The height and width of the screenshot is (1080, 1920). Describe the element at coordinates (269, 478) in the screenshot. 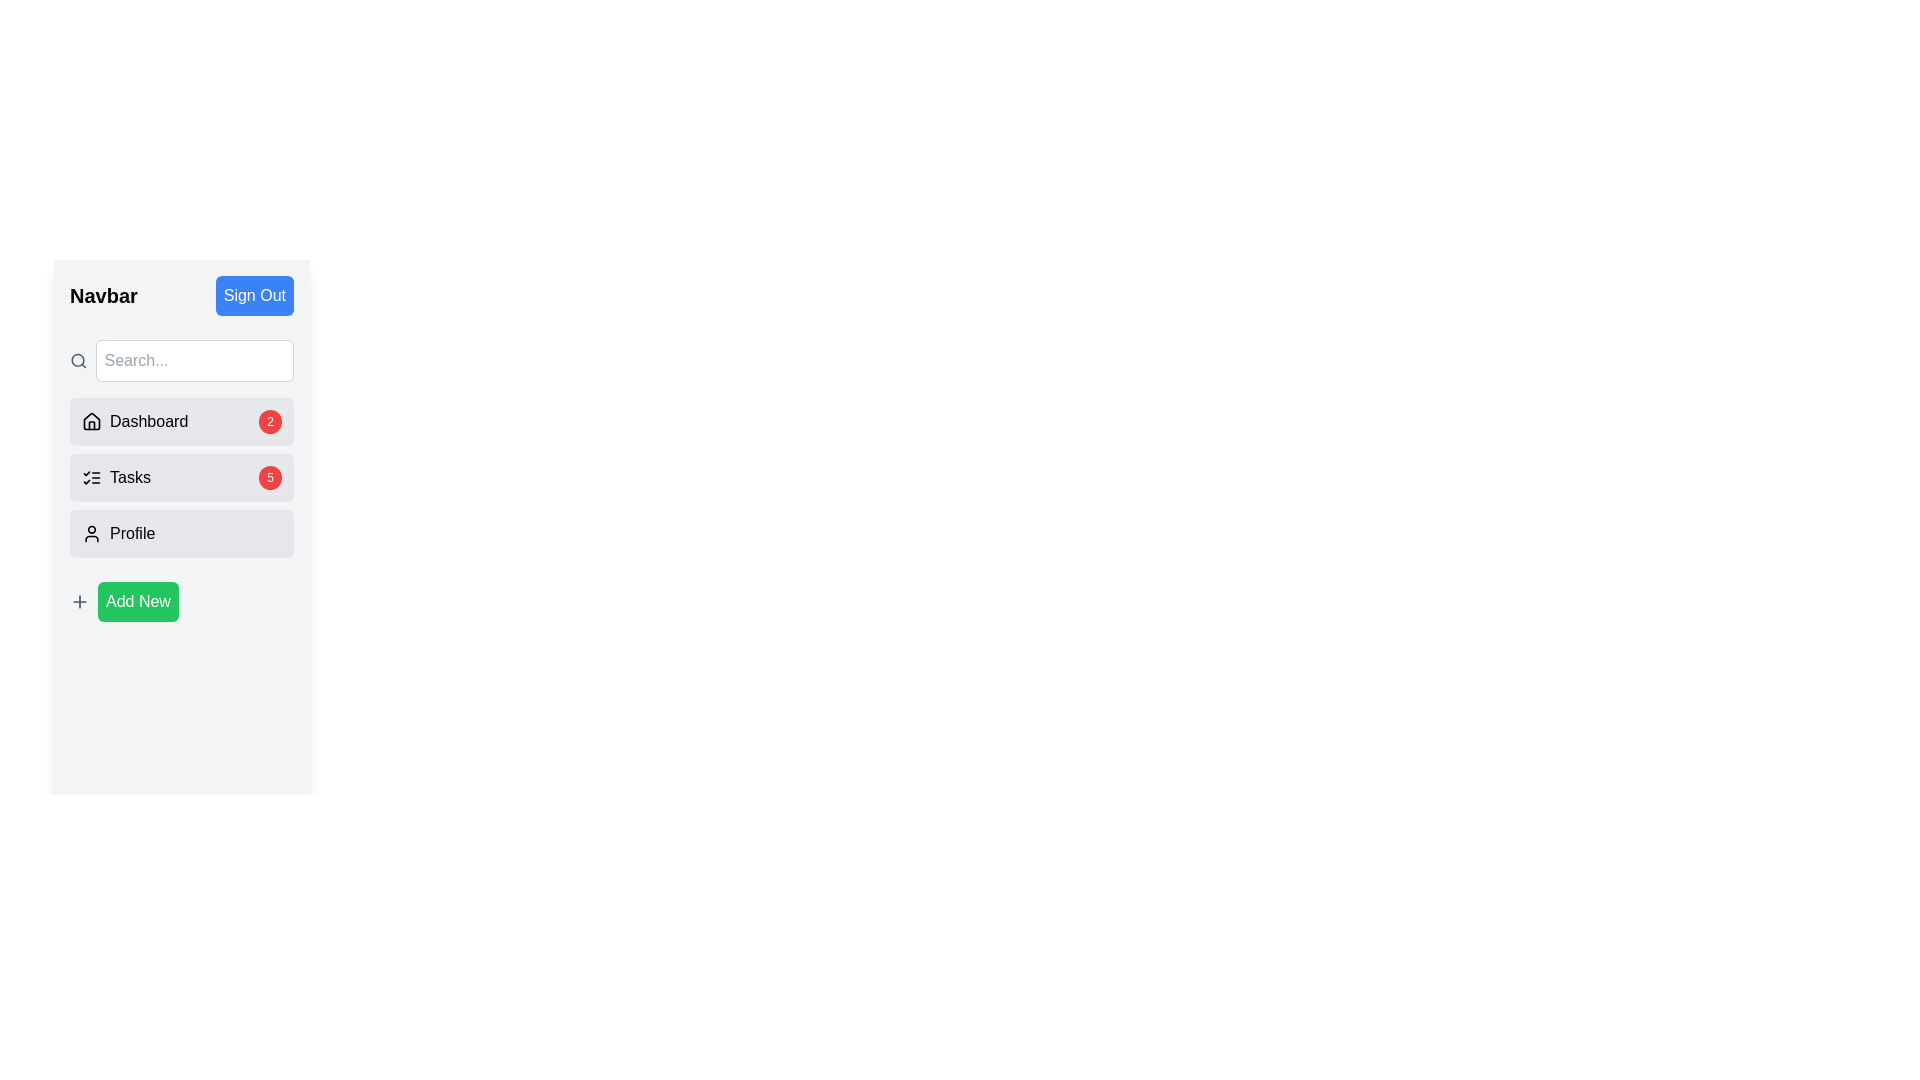

I see `the content of the Notification badge displaying the number '5' with a red background, positioned at the right end of the 'Tasks' section in the navigation menu` at that location.